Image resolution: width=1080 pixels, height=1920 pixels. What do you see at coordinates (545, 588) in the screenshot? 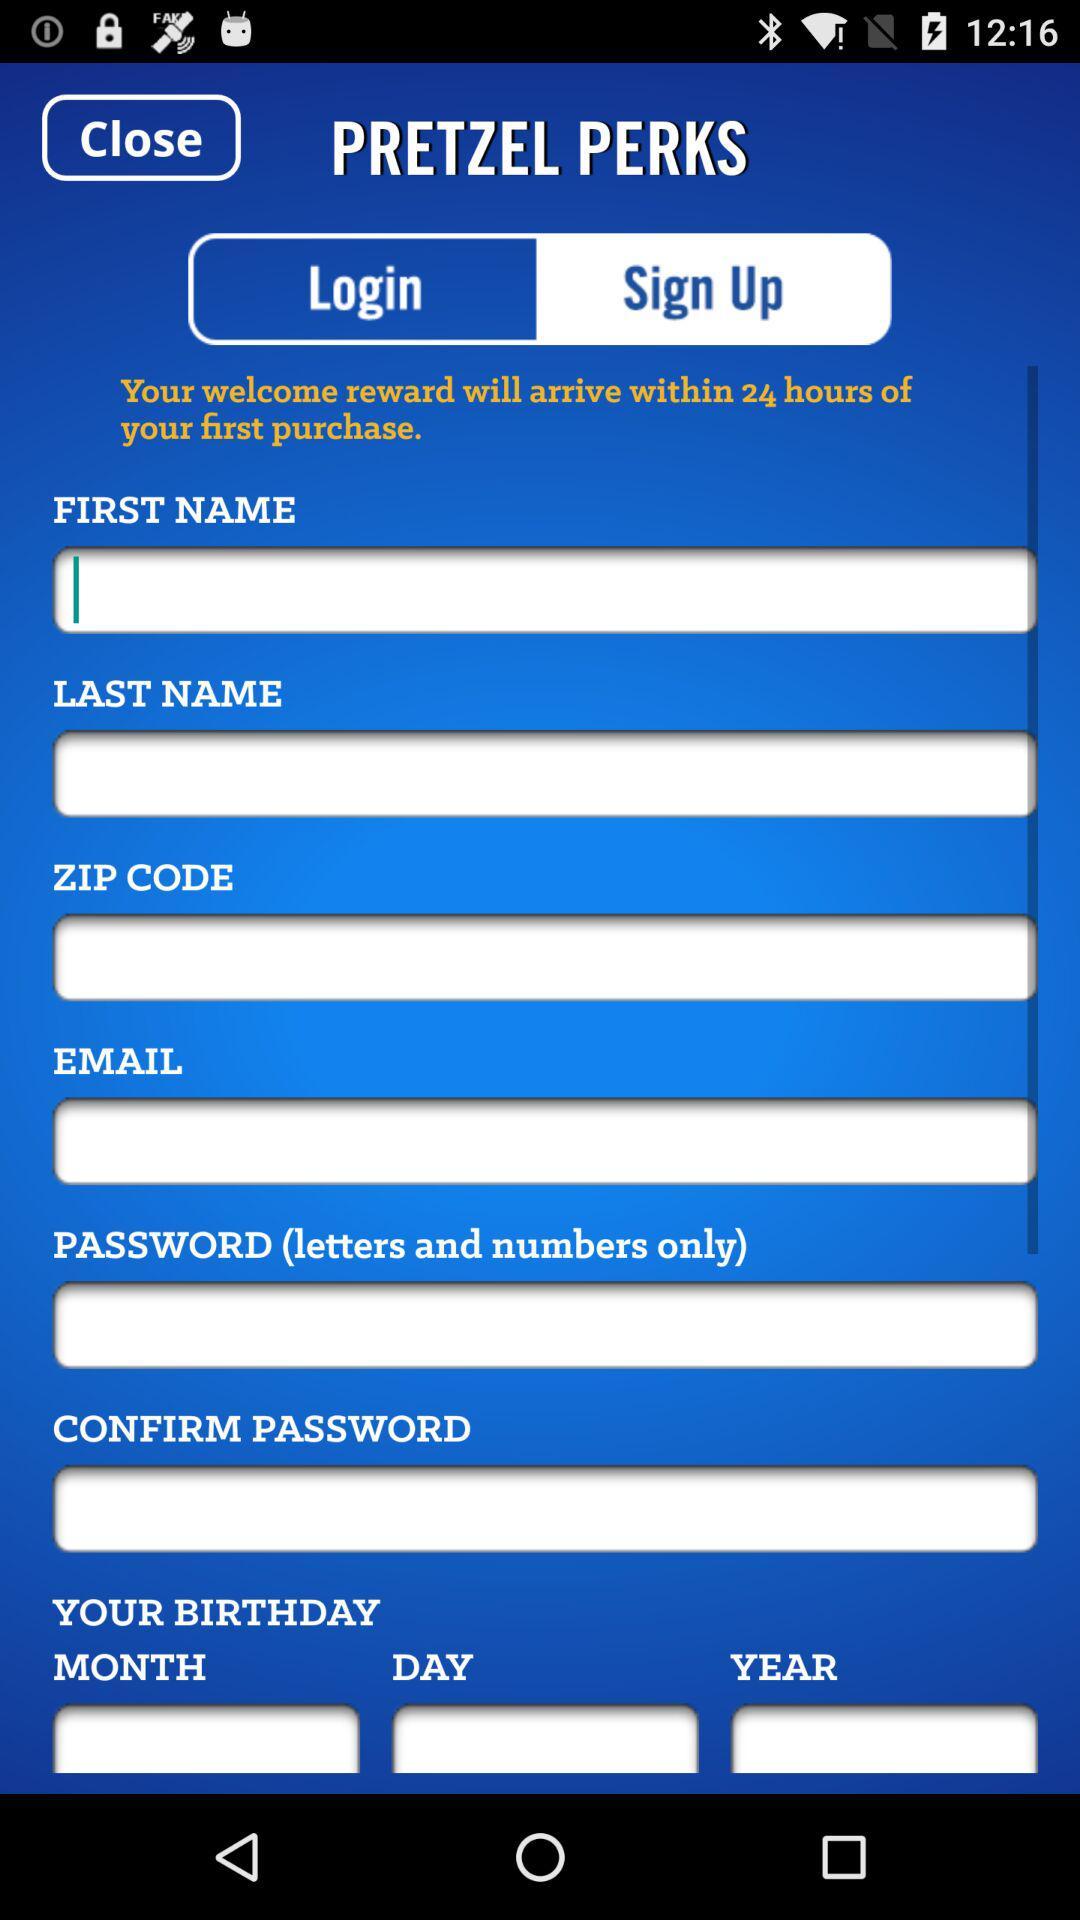
I see `first name entry` at bounding box center [545, 588].